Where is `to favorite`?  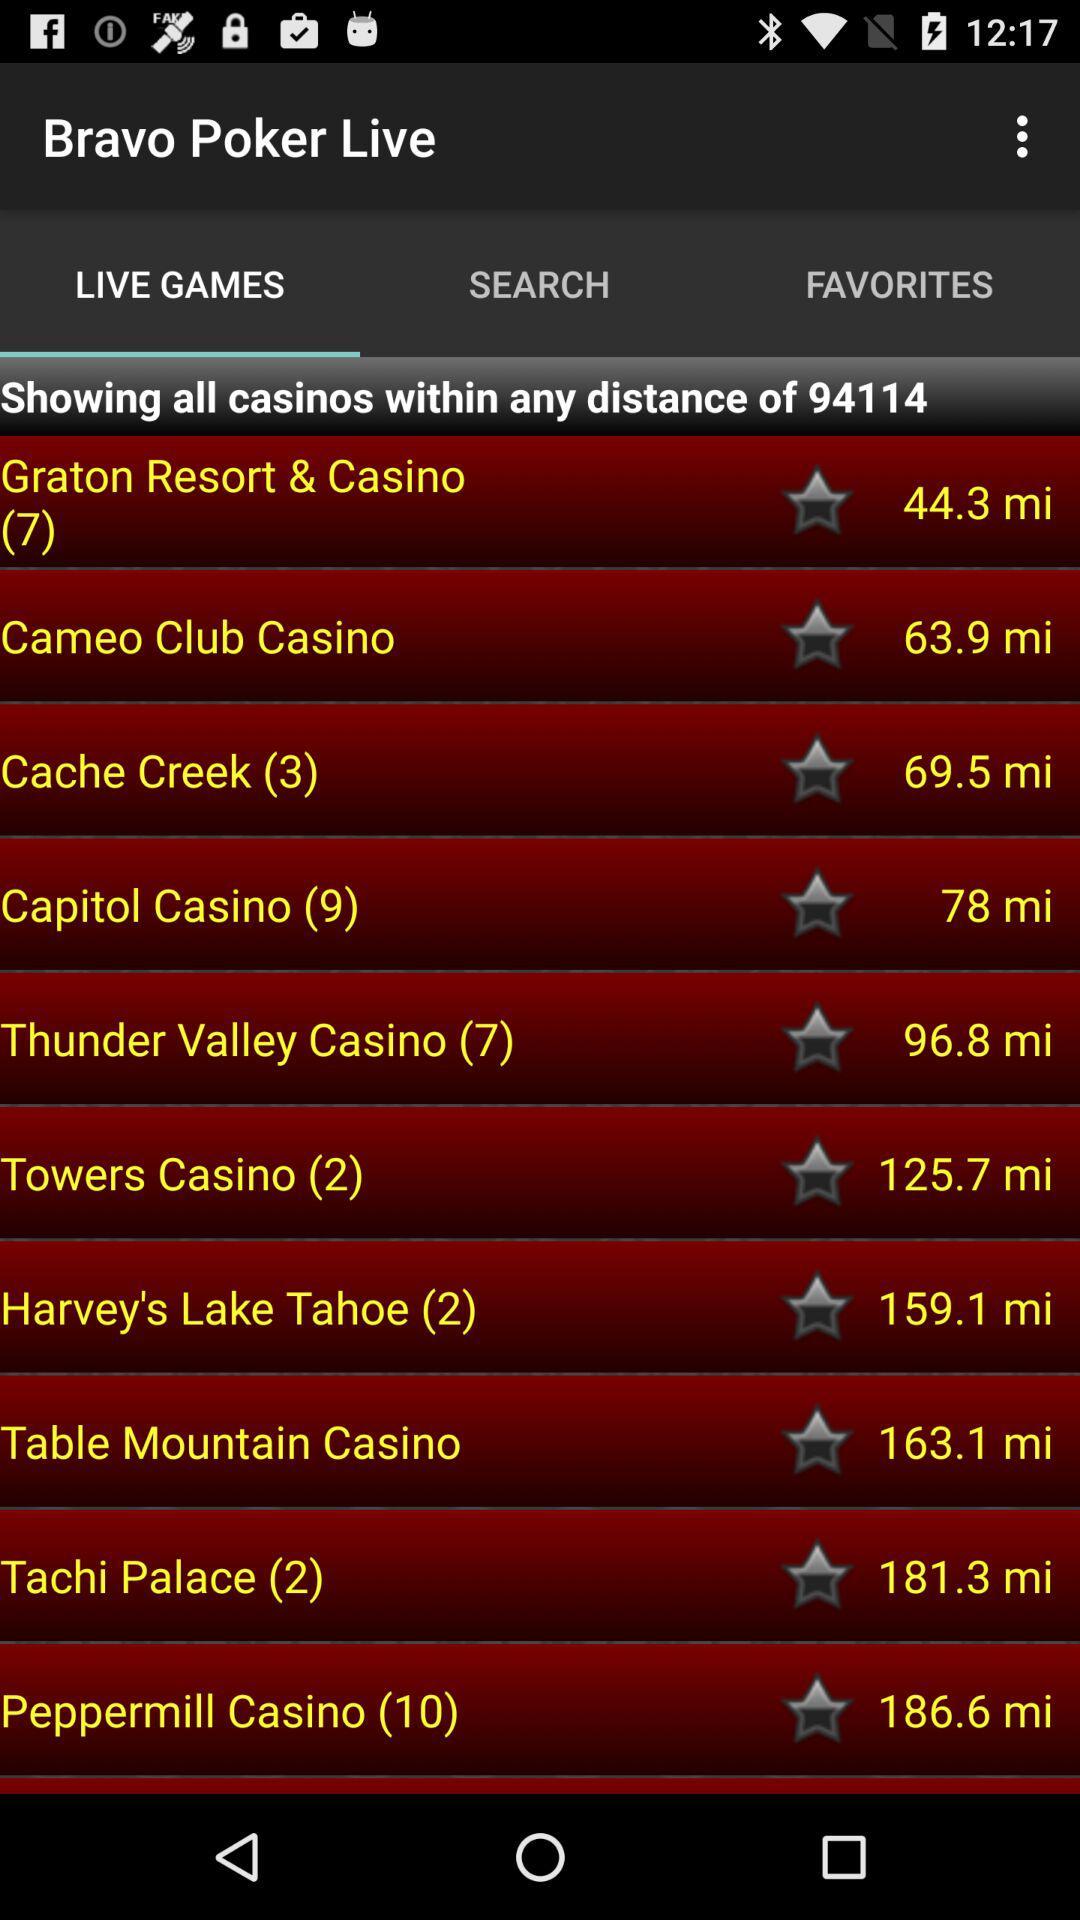 to favorite is located at coordinates (817, 501).